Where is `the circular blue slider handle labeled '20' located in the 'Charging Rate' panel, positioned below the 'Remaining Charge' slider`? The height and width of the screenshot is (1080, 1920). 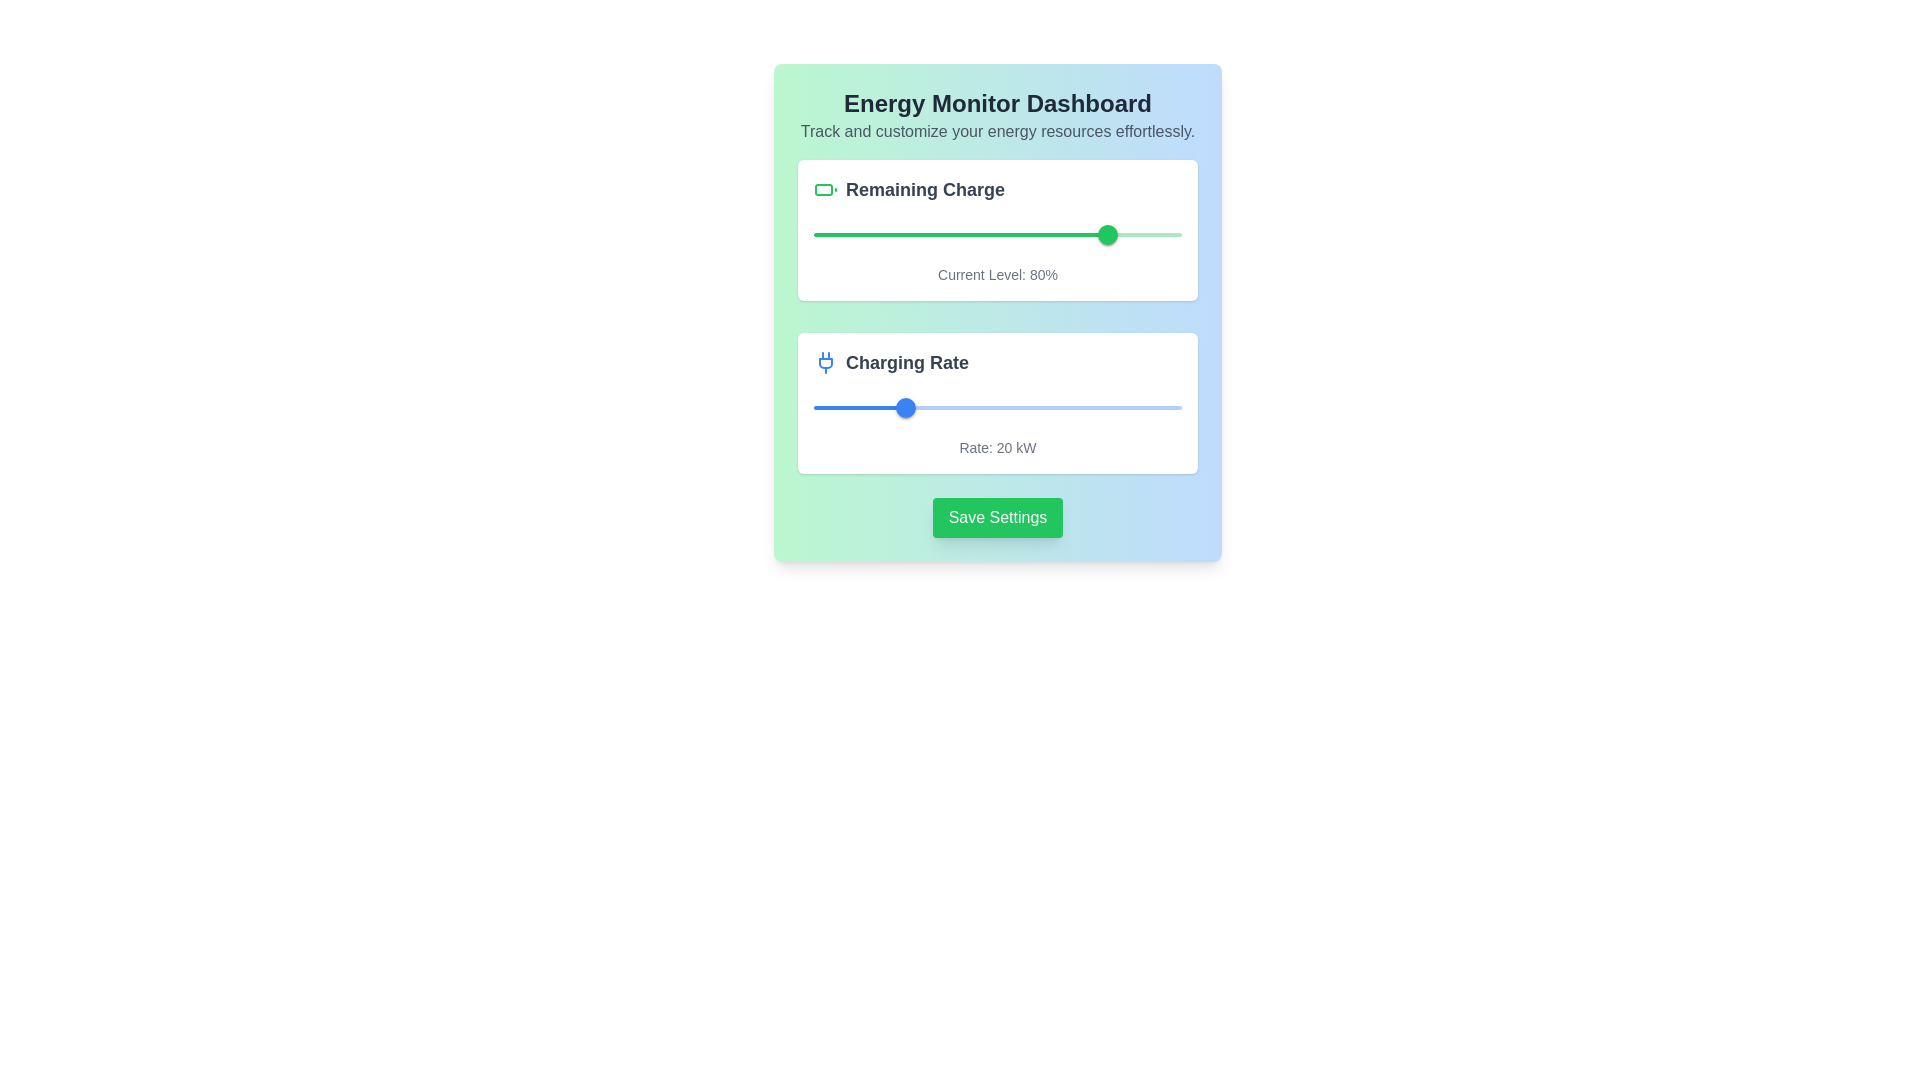
the circular blue slider handle labeled '20' located in the 'Charging Rate' panel, positioned below the 'Remaining Charge' slider is located at coordinates (905, 407).